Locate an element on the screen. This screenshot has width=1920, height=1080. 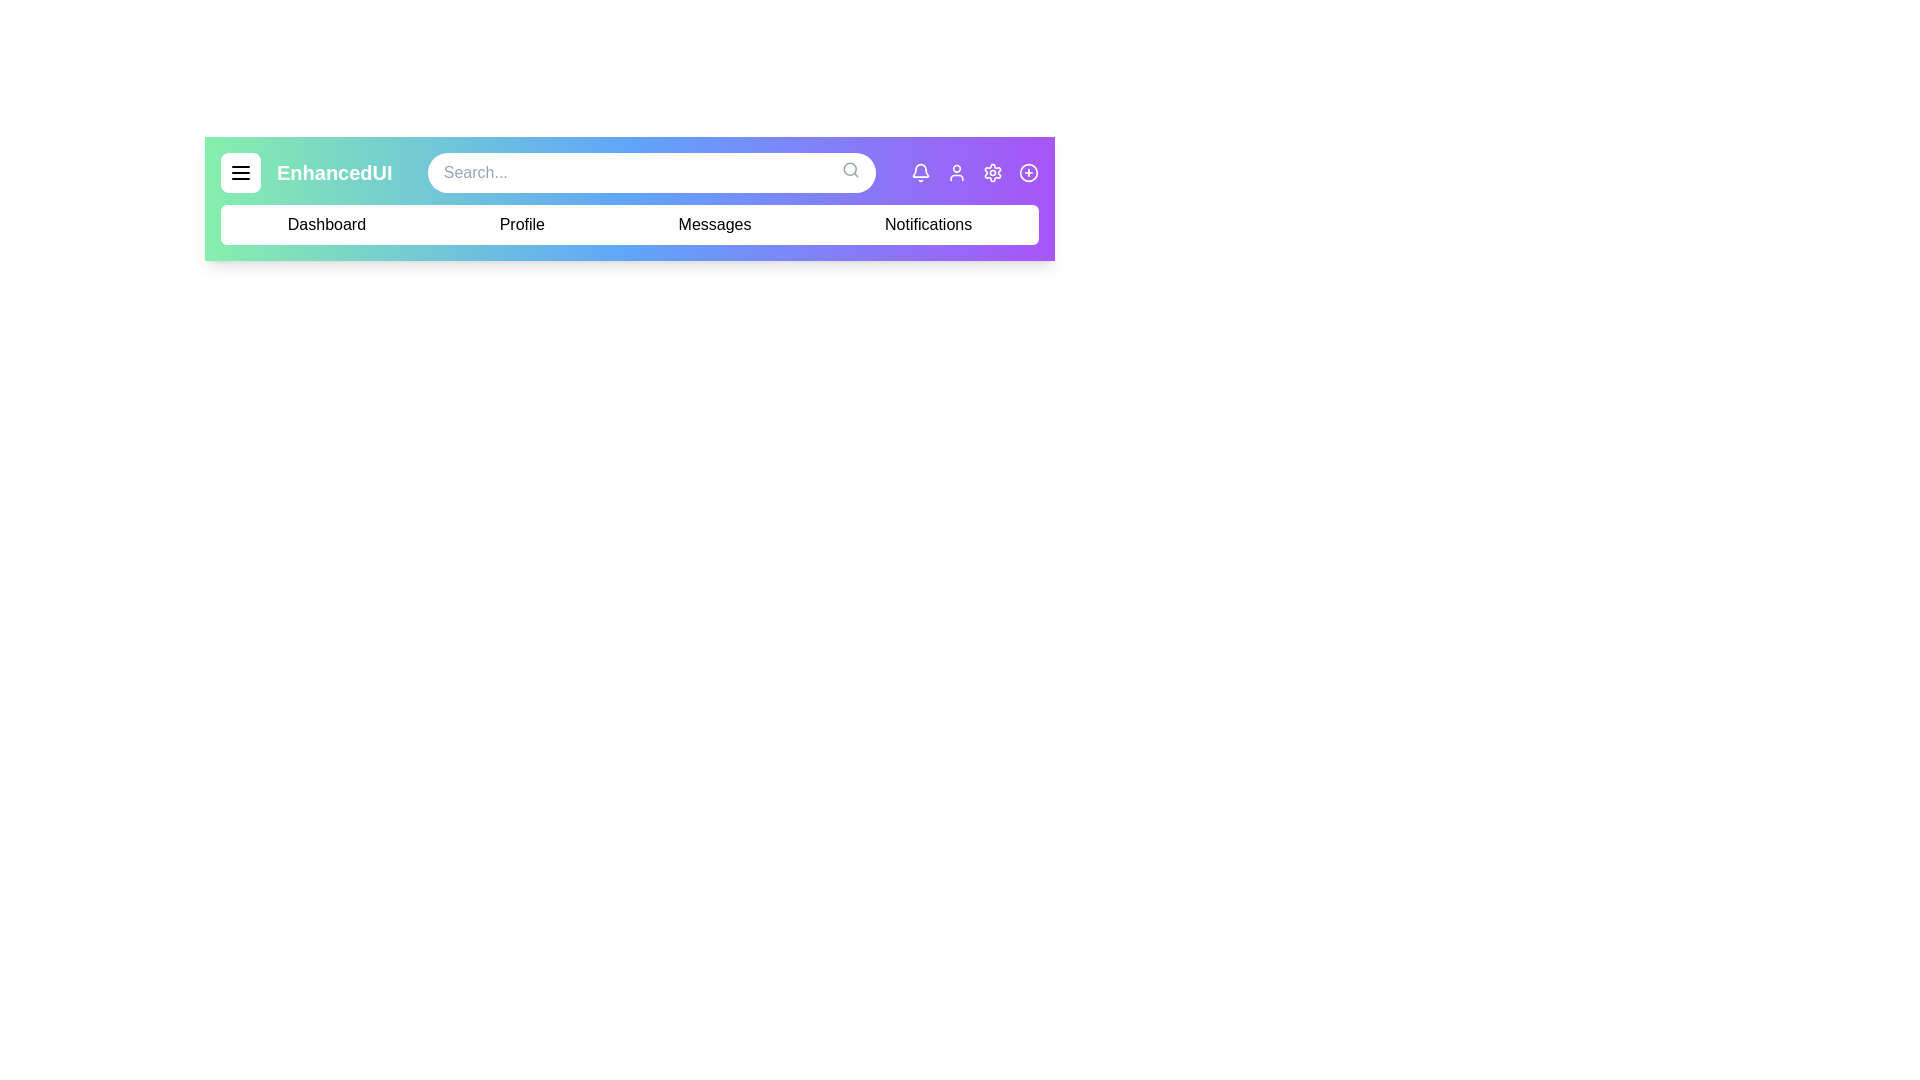
the menu item Messages from the navigation bar is located at coordinates (715, 224).